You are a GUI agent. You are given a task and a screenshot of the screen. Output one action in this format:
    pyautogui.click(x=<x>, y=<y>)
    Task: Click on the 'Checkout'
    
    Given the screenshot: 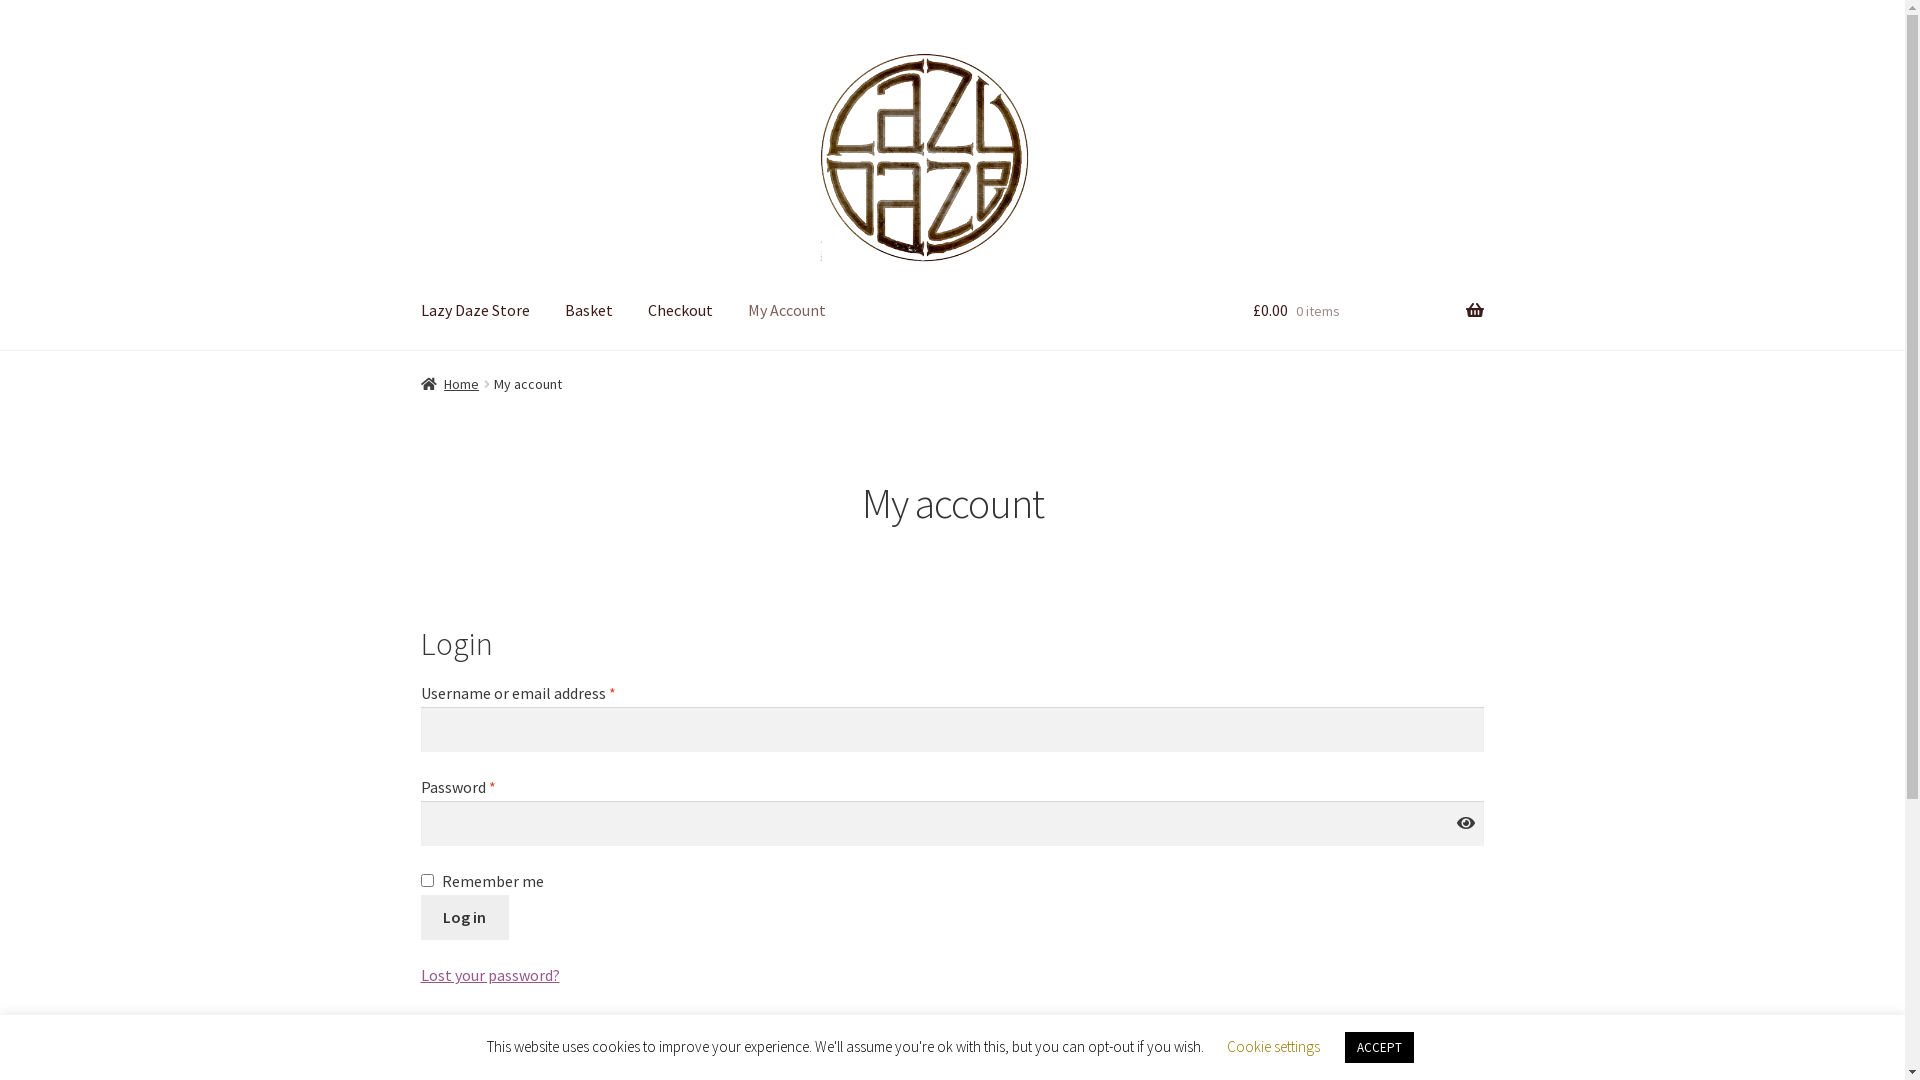 What is the action you would take?
    pyautogui.click(x=680, y=311)
    